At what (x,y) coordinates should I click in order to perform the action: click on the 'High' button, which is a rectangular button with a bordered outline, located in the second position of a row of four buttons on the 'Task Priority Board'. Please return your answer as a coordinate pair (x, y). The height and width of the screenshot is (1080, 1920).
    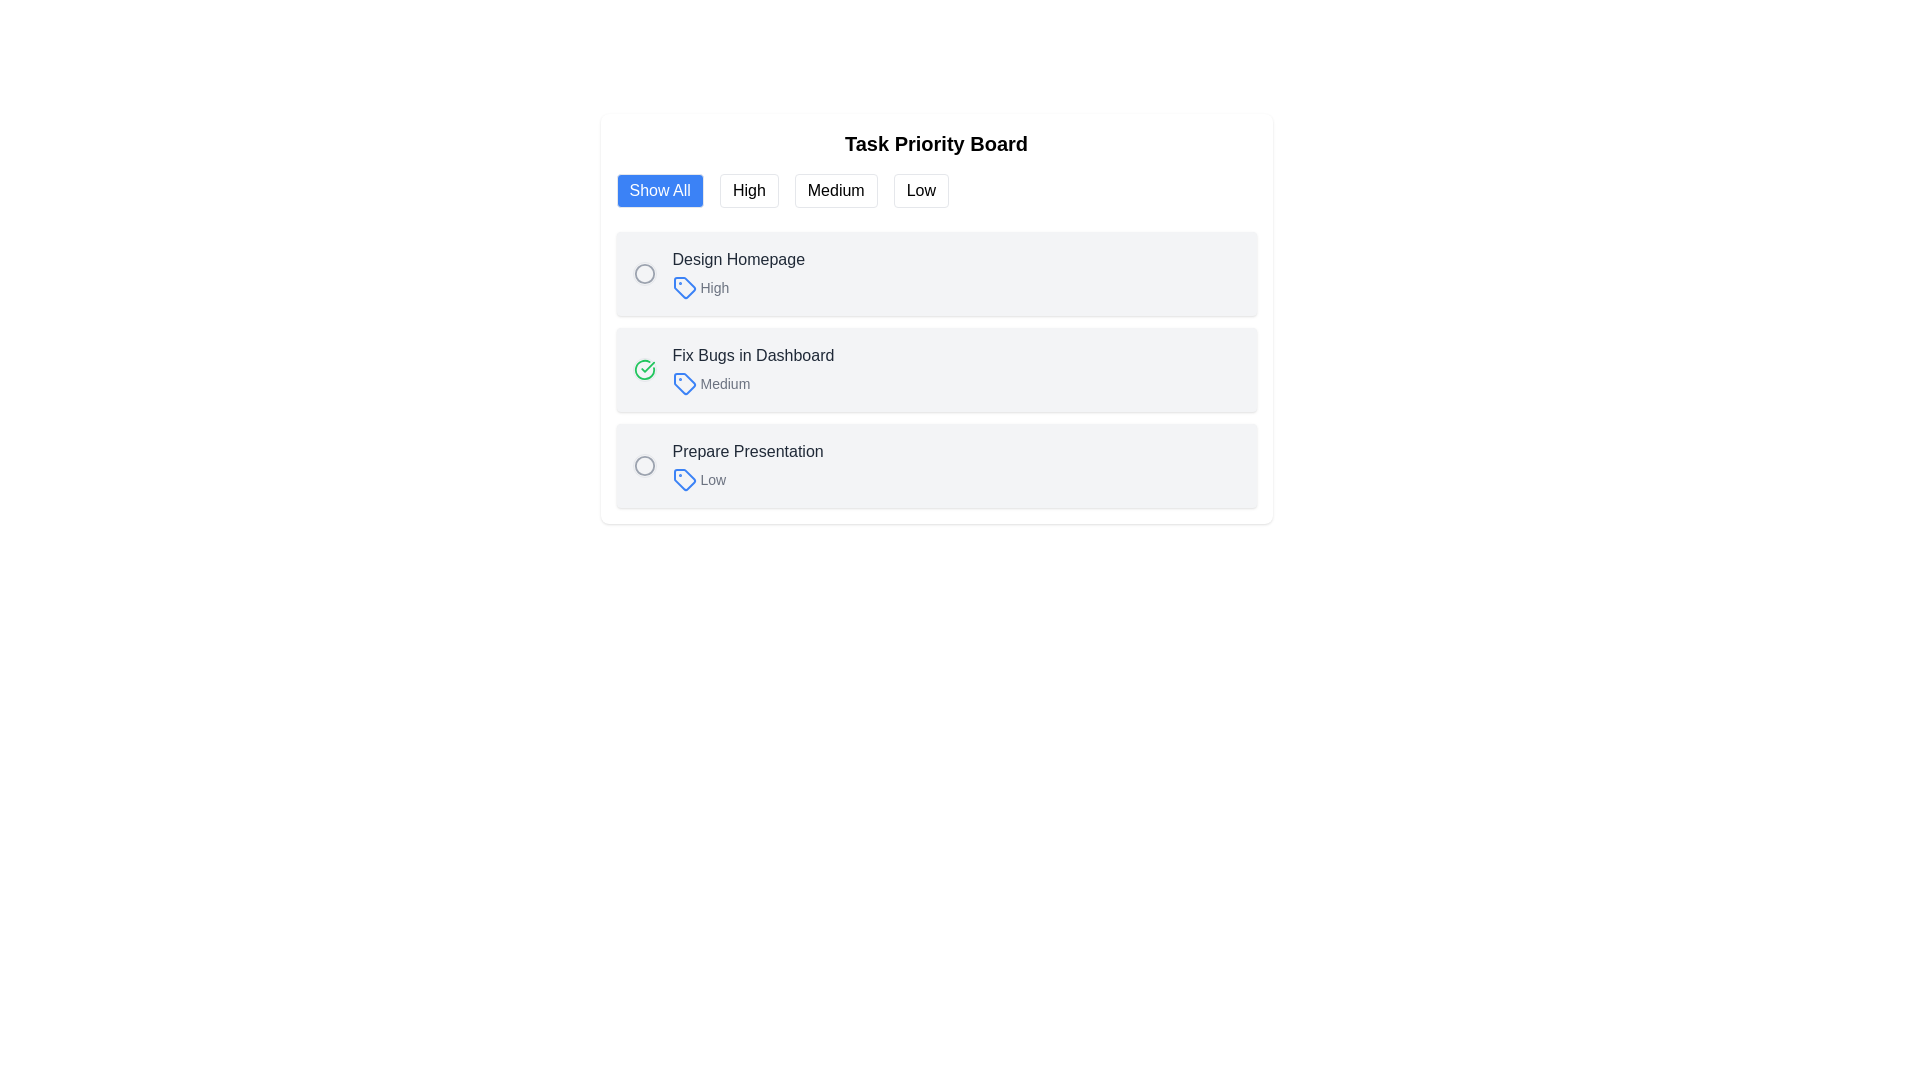
    Looking at the image, I should click on (748, 191).